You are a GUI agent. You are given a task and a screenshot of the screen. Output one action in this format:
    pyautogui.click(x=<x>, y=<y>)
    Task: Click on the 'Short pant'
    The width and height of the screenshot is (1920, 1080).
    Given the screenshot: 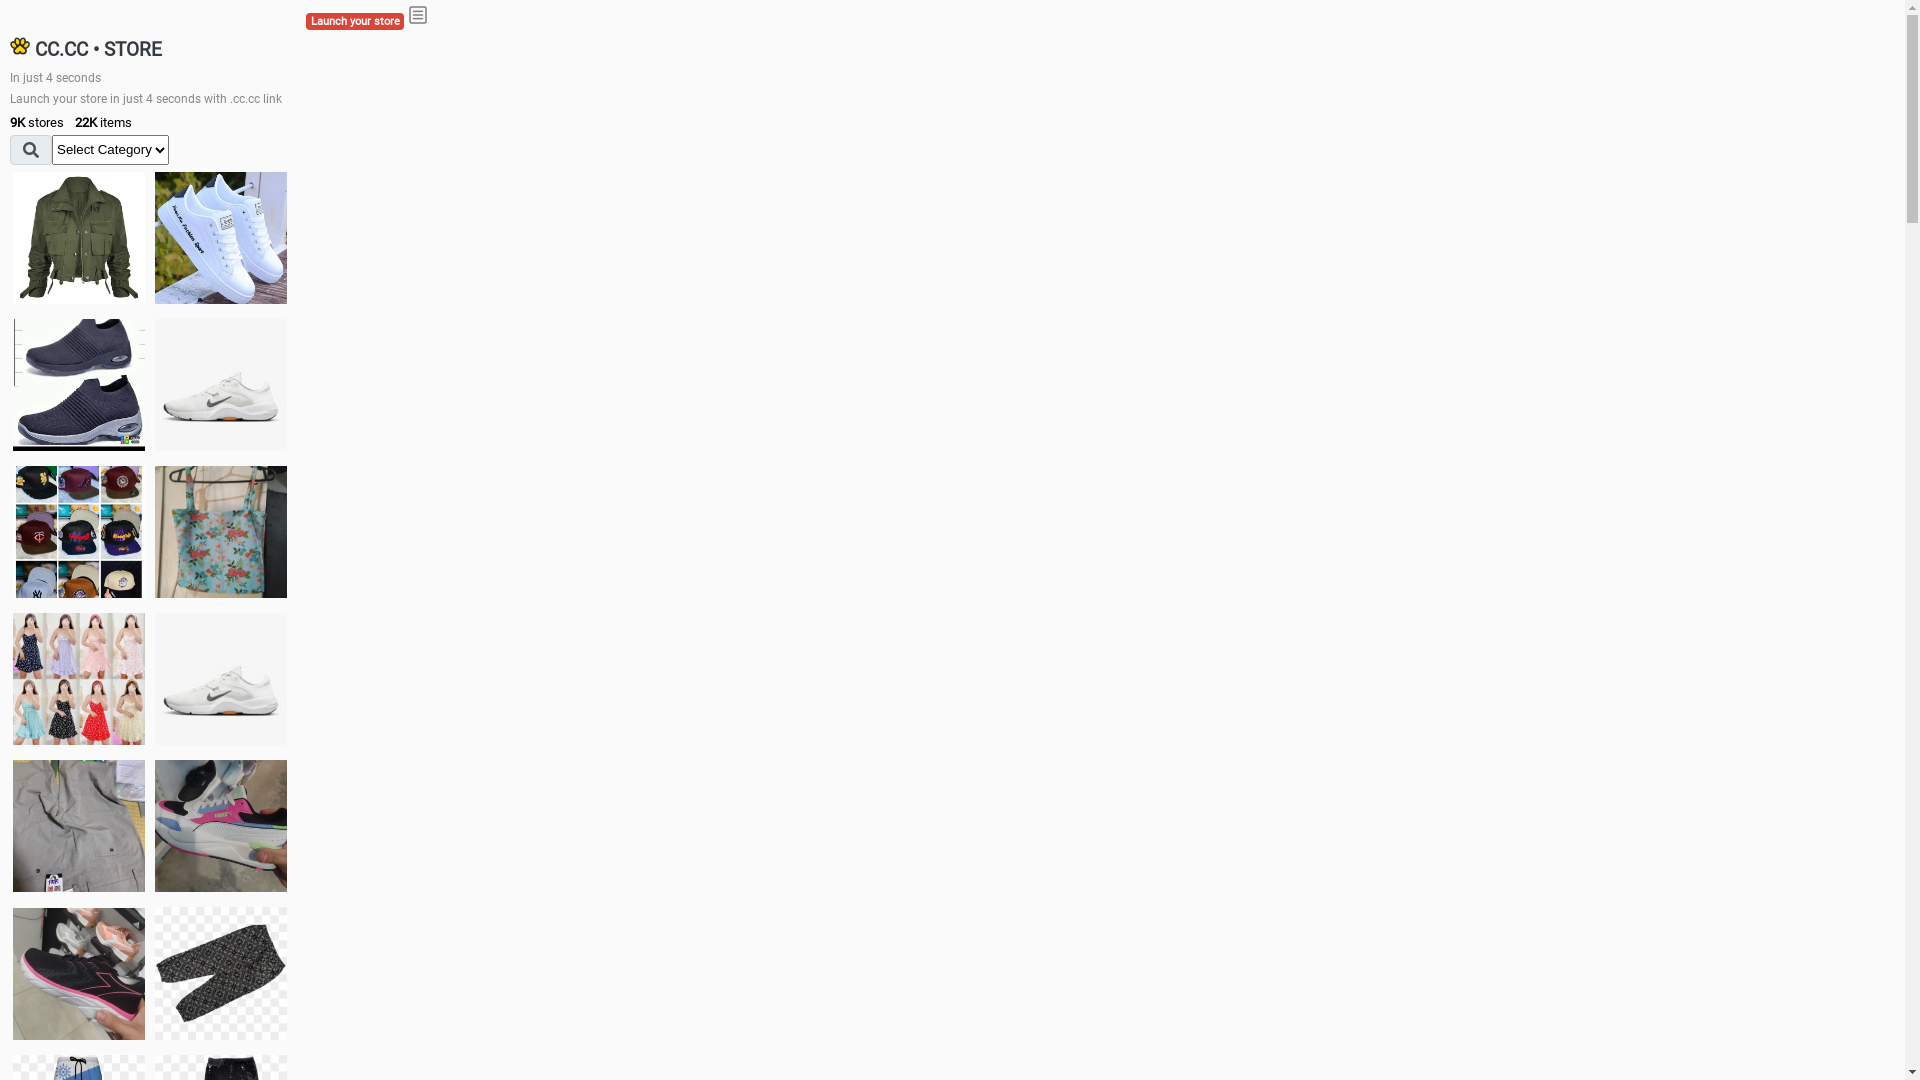 What is the action you would take?
    pyautogui.click(x=153, y=971)
    